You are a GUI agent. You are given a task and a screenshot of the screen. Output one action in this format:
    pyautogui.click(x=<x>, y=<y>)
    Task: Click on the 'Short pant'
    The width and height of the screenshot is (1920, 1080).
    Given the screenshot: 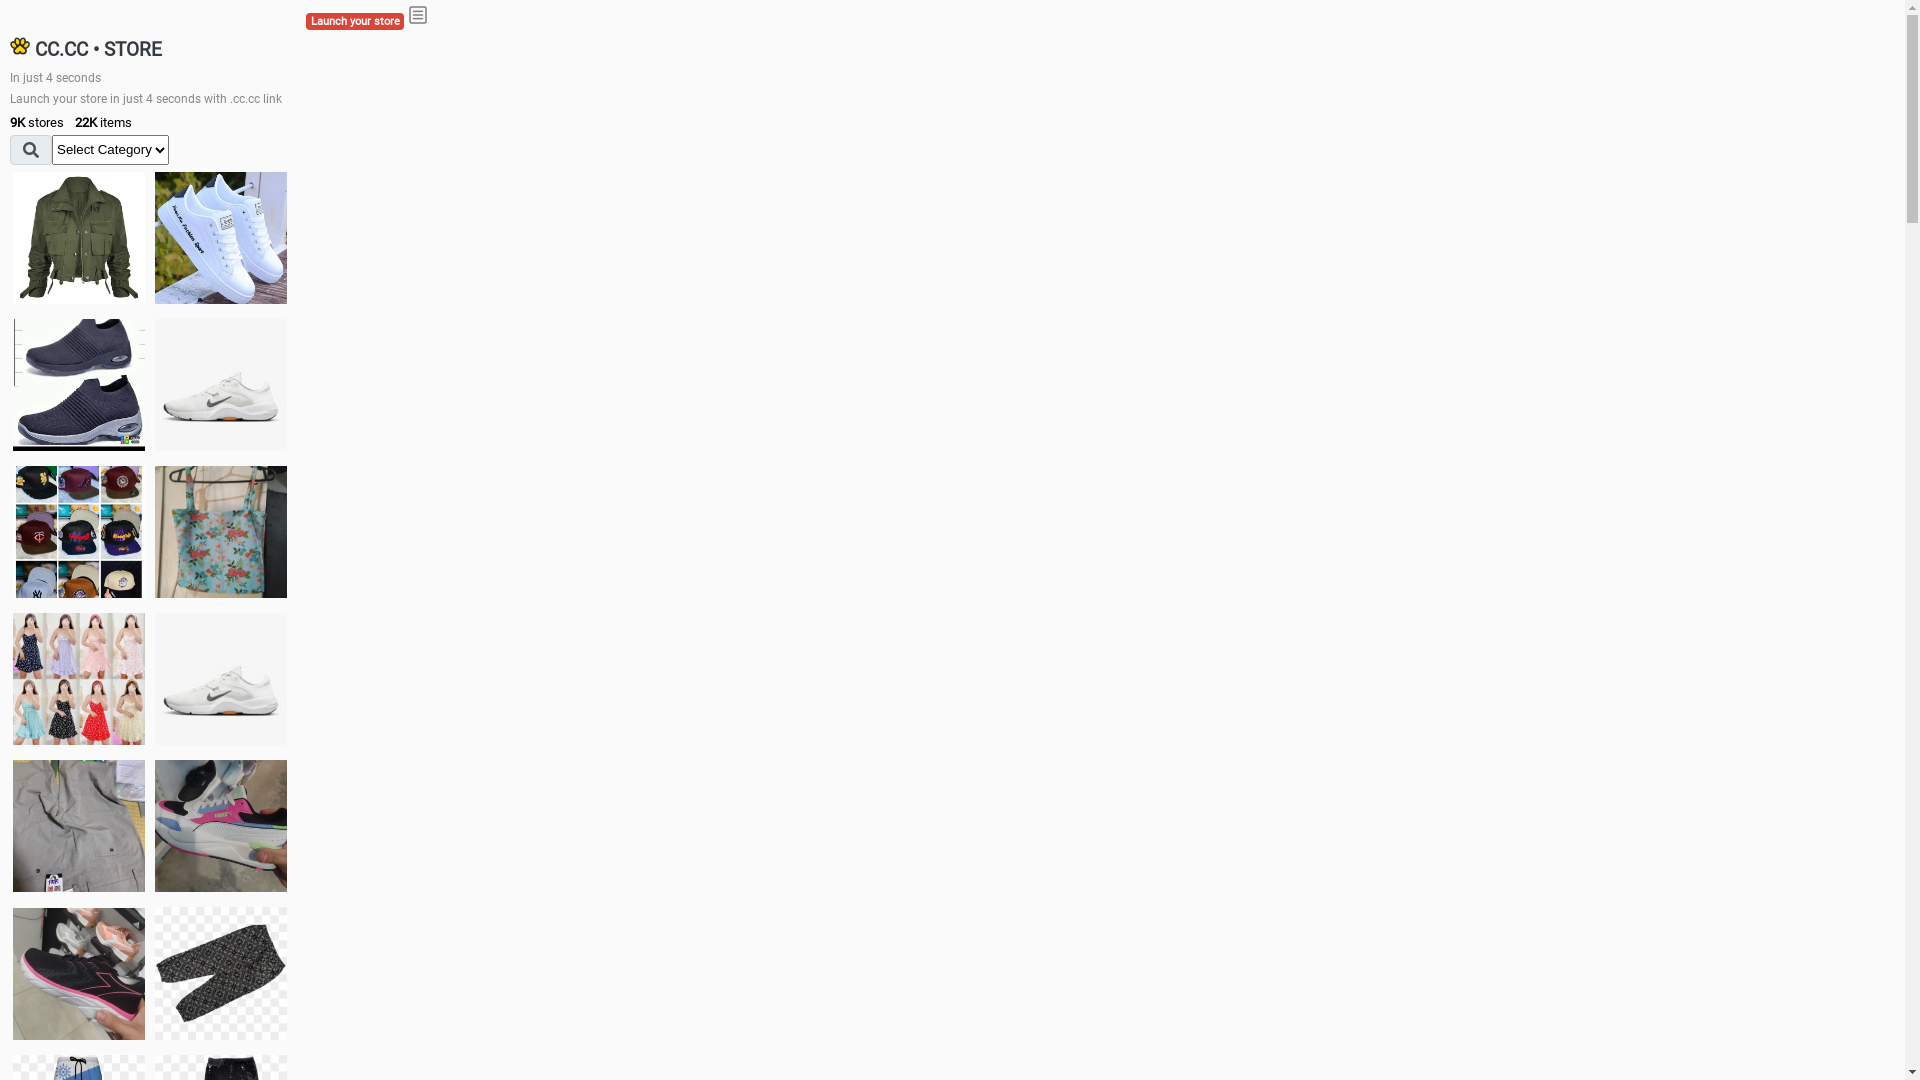 What is the action you would take?
    pyautogui.click(x=153, y=971)
    